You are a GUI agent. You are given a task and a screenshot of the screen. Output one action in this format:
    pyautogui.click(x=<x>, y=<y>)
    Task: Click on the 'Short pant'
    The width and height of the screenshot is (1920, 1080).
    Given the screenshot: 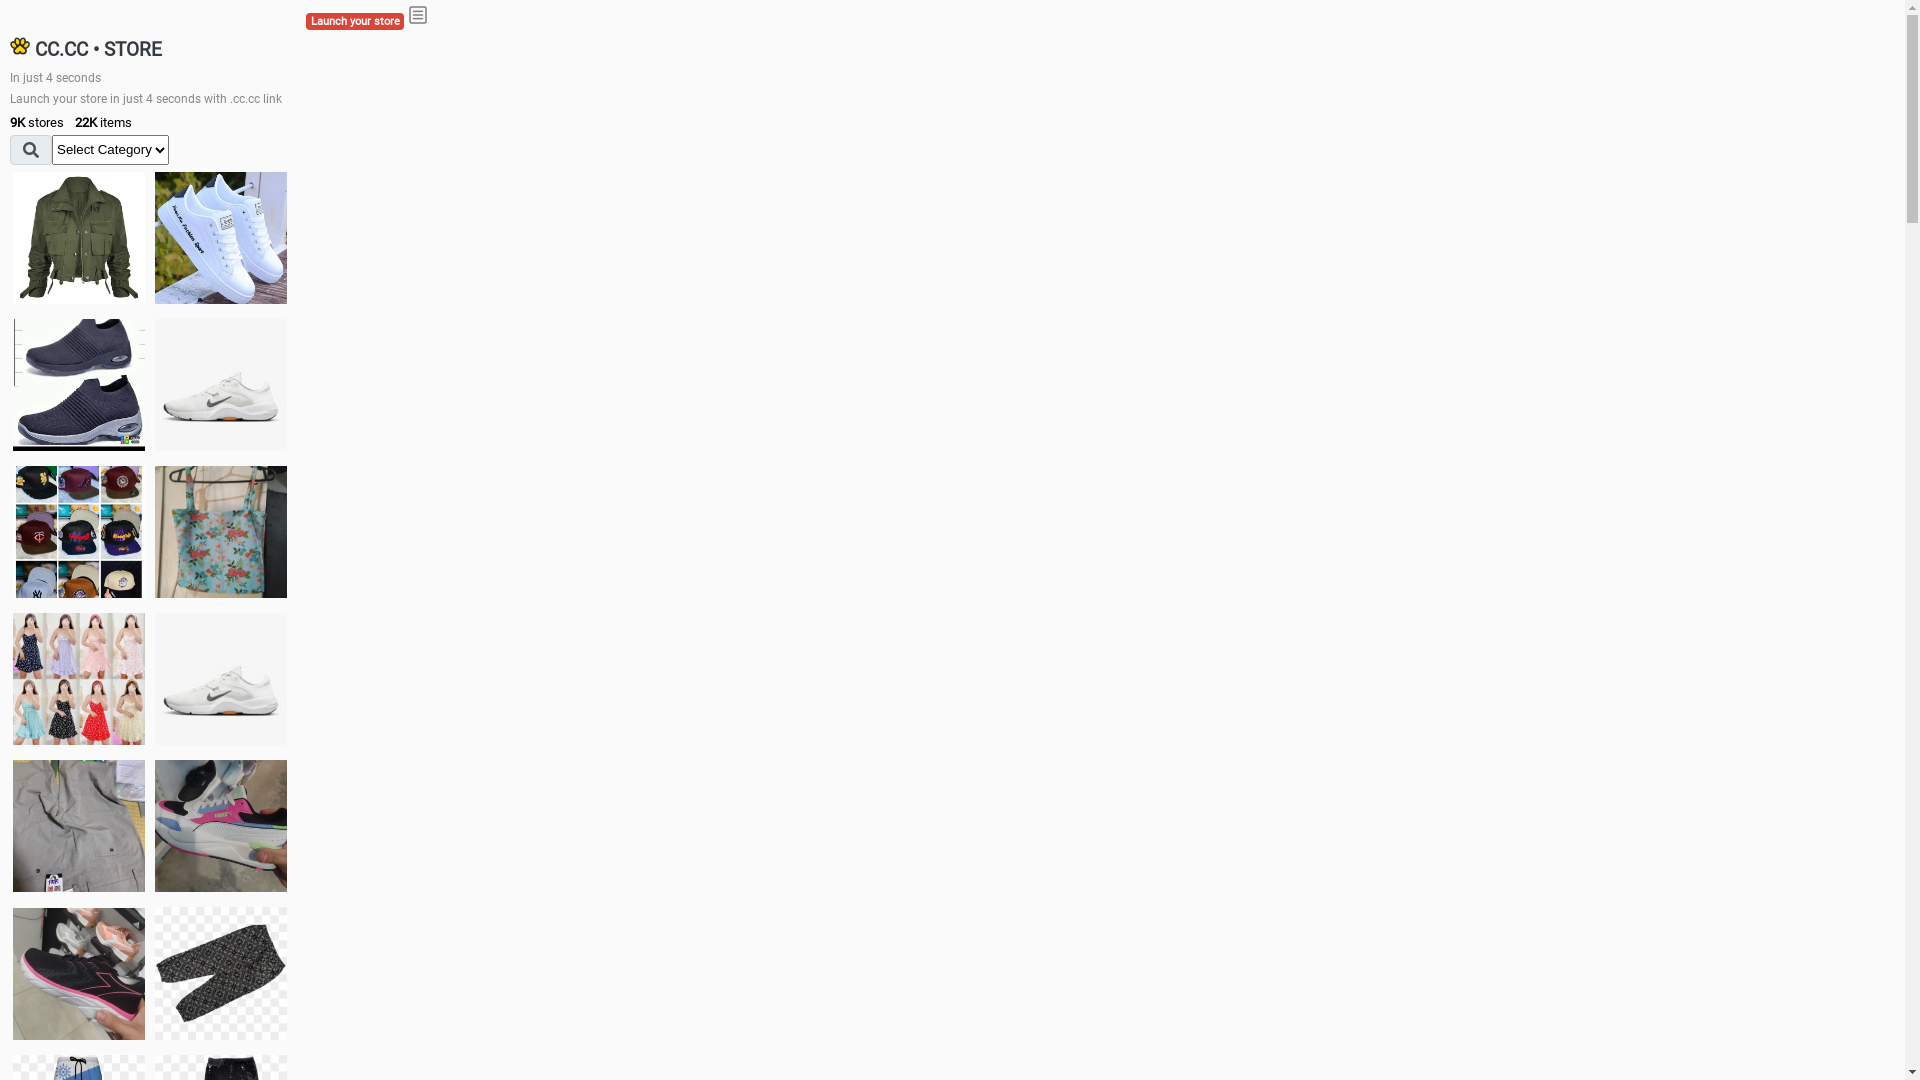 What is the action you would take?
    pyautogui.click(x=153, y=971)
    